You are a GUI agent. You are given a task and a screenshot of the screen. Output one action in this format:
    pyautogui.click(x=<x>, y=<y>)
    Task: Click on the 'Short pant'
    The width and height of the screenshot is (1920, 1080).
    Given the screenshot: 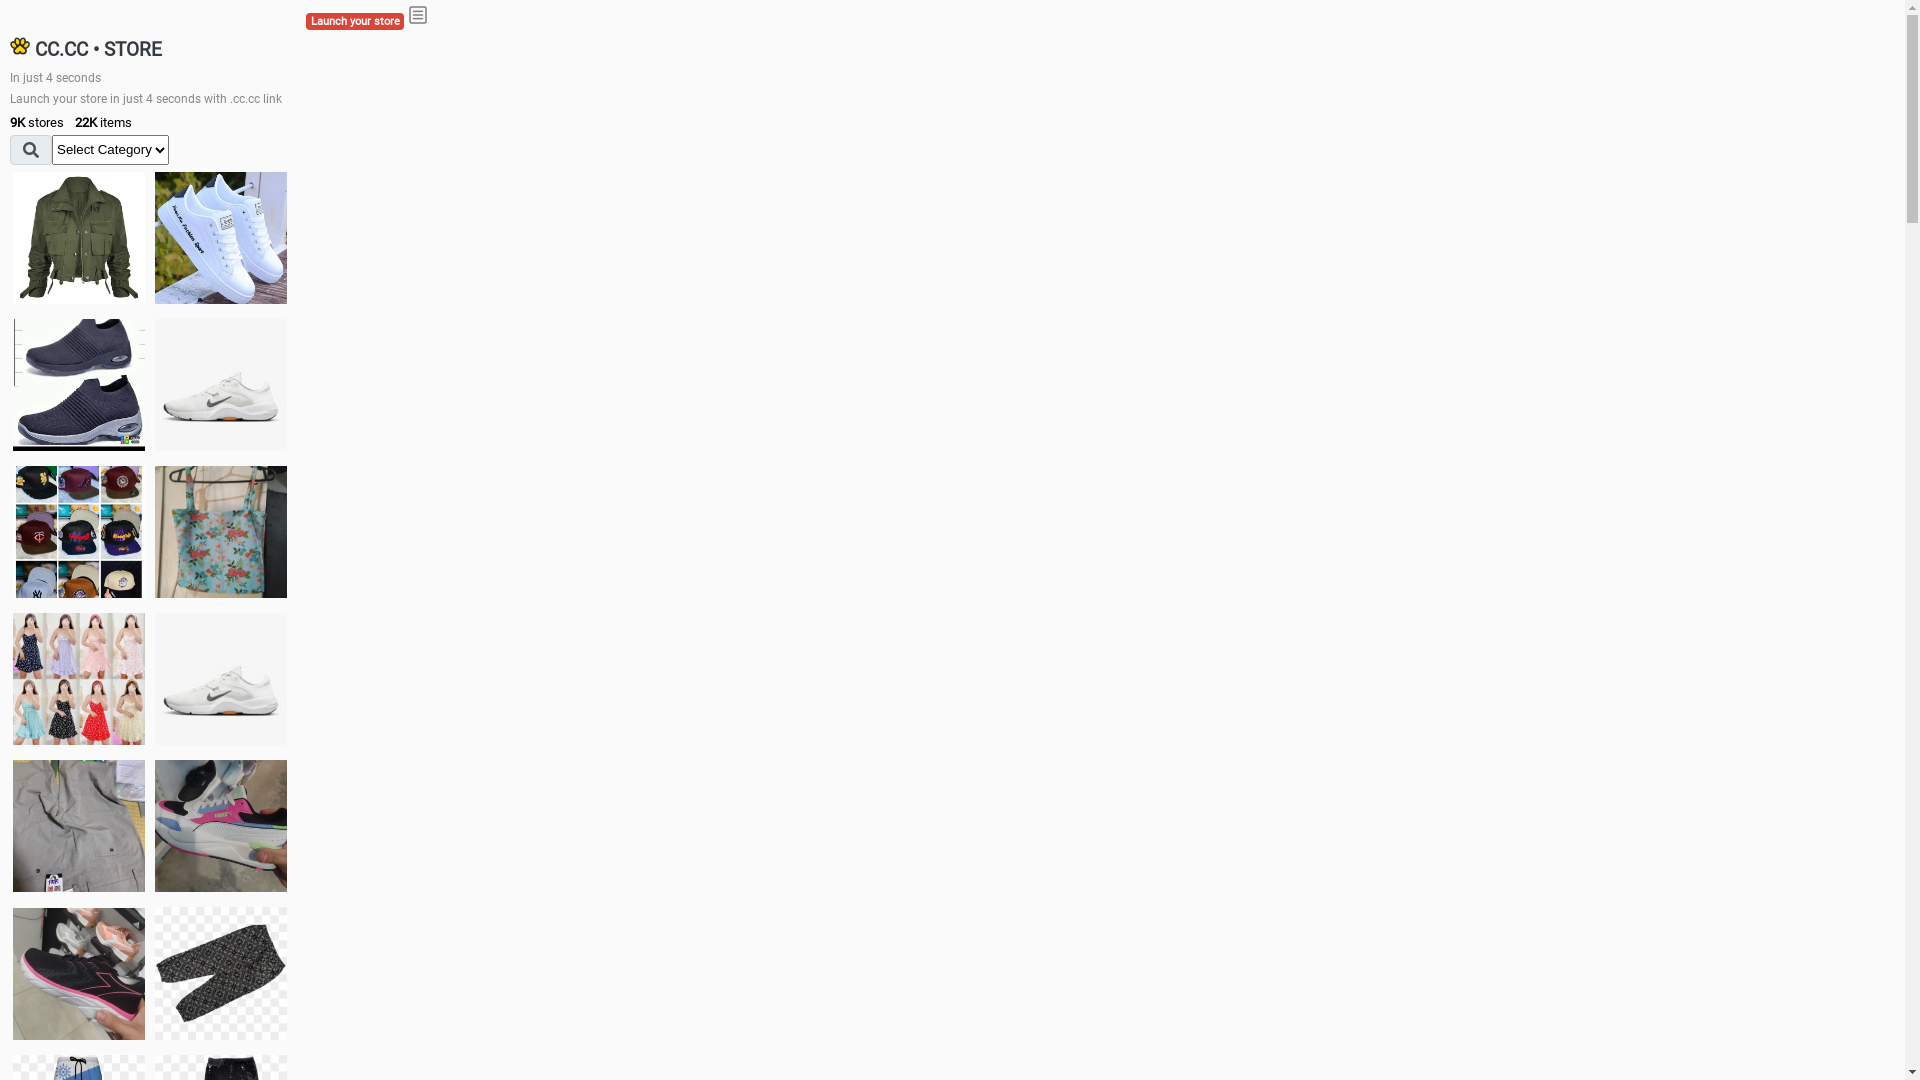 What is the action you would take?
    pyautogui.click(x=153, y=971)
    